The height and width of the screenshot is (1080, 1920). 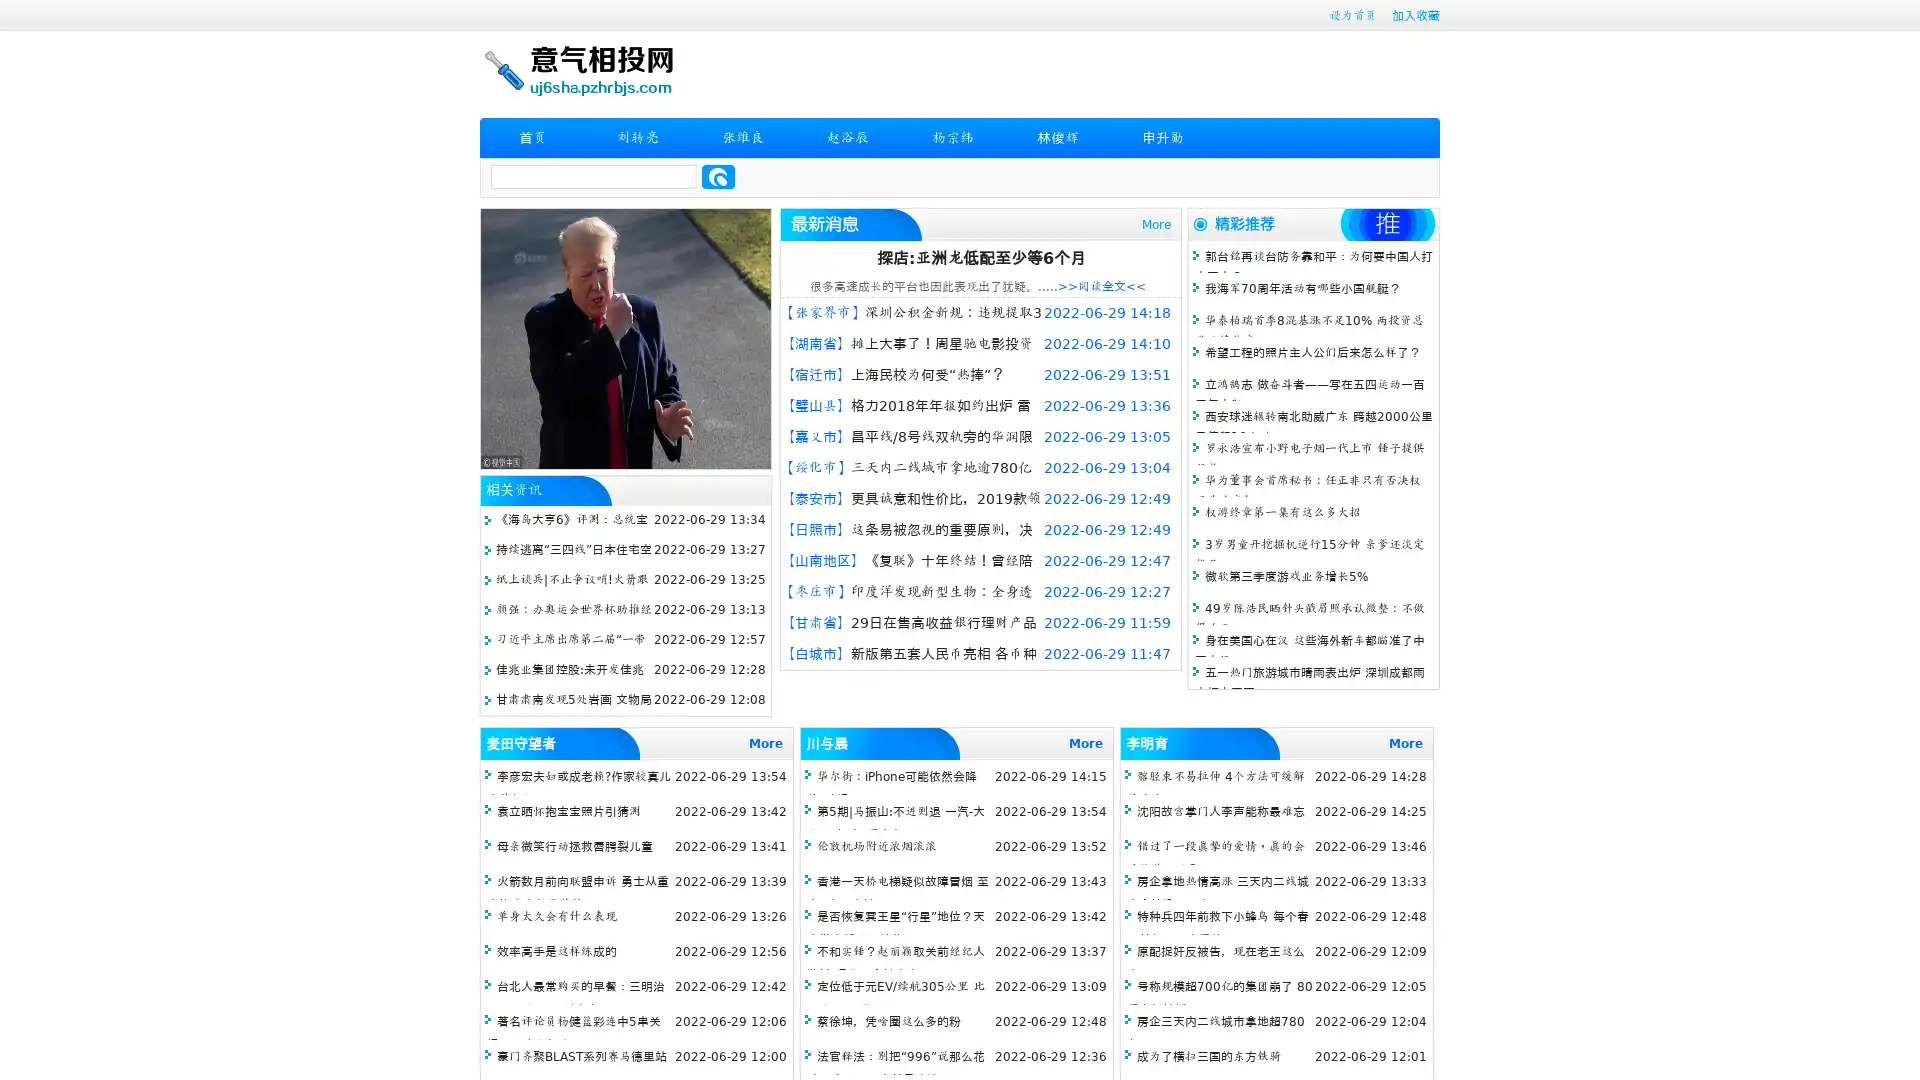 I want to click on Search, so click(x=718, y=176).